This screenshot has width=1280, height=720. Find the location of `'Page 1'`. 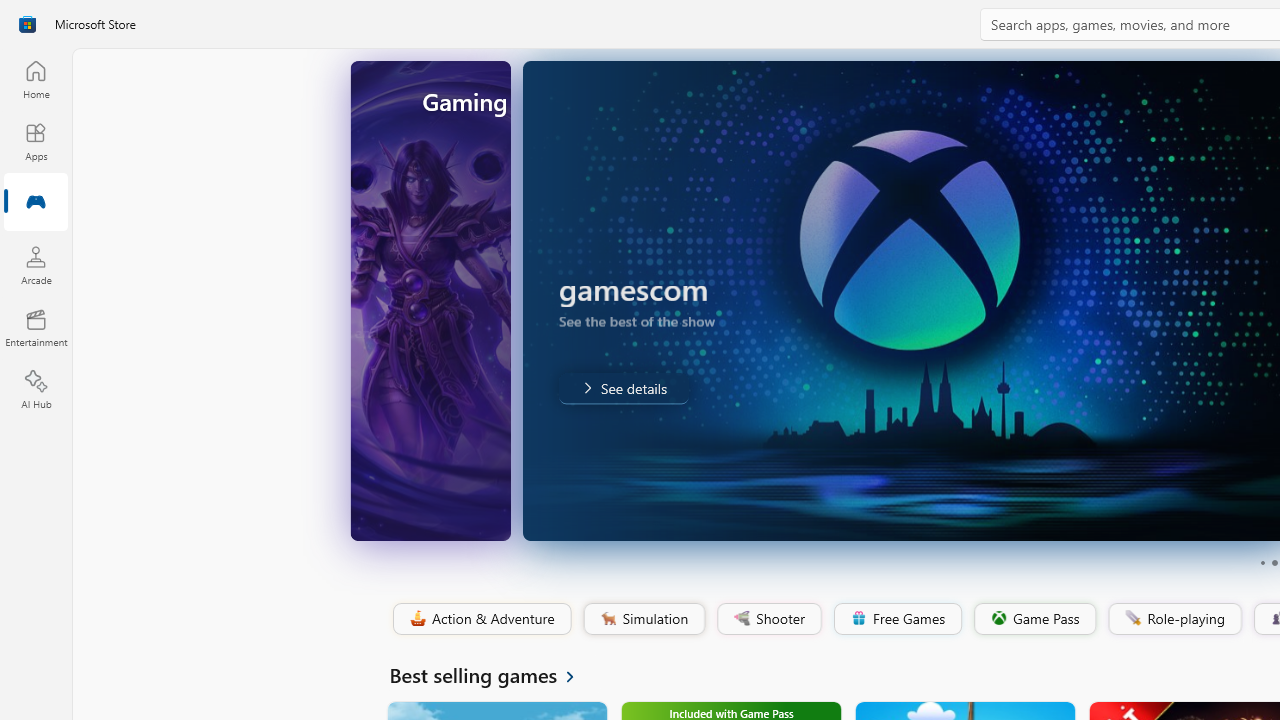

'Page 1' is located at coordinates (1261, 563).